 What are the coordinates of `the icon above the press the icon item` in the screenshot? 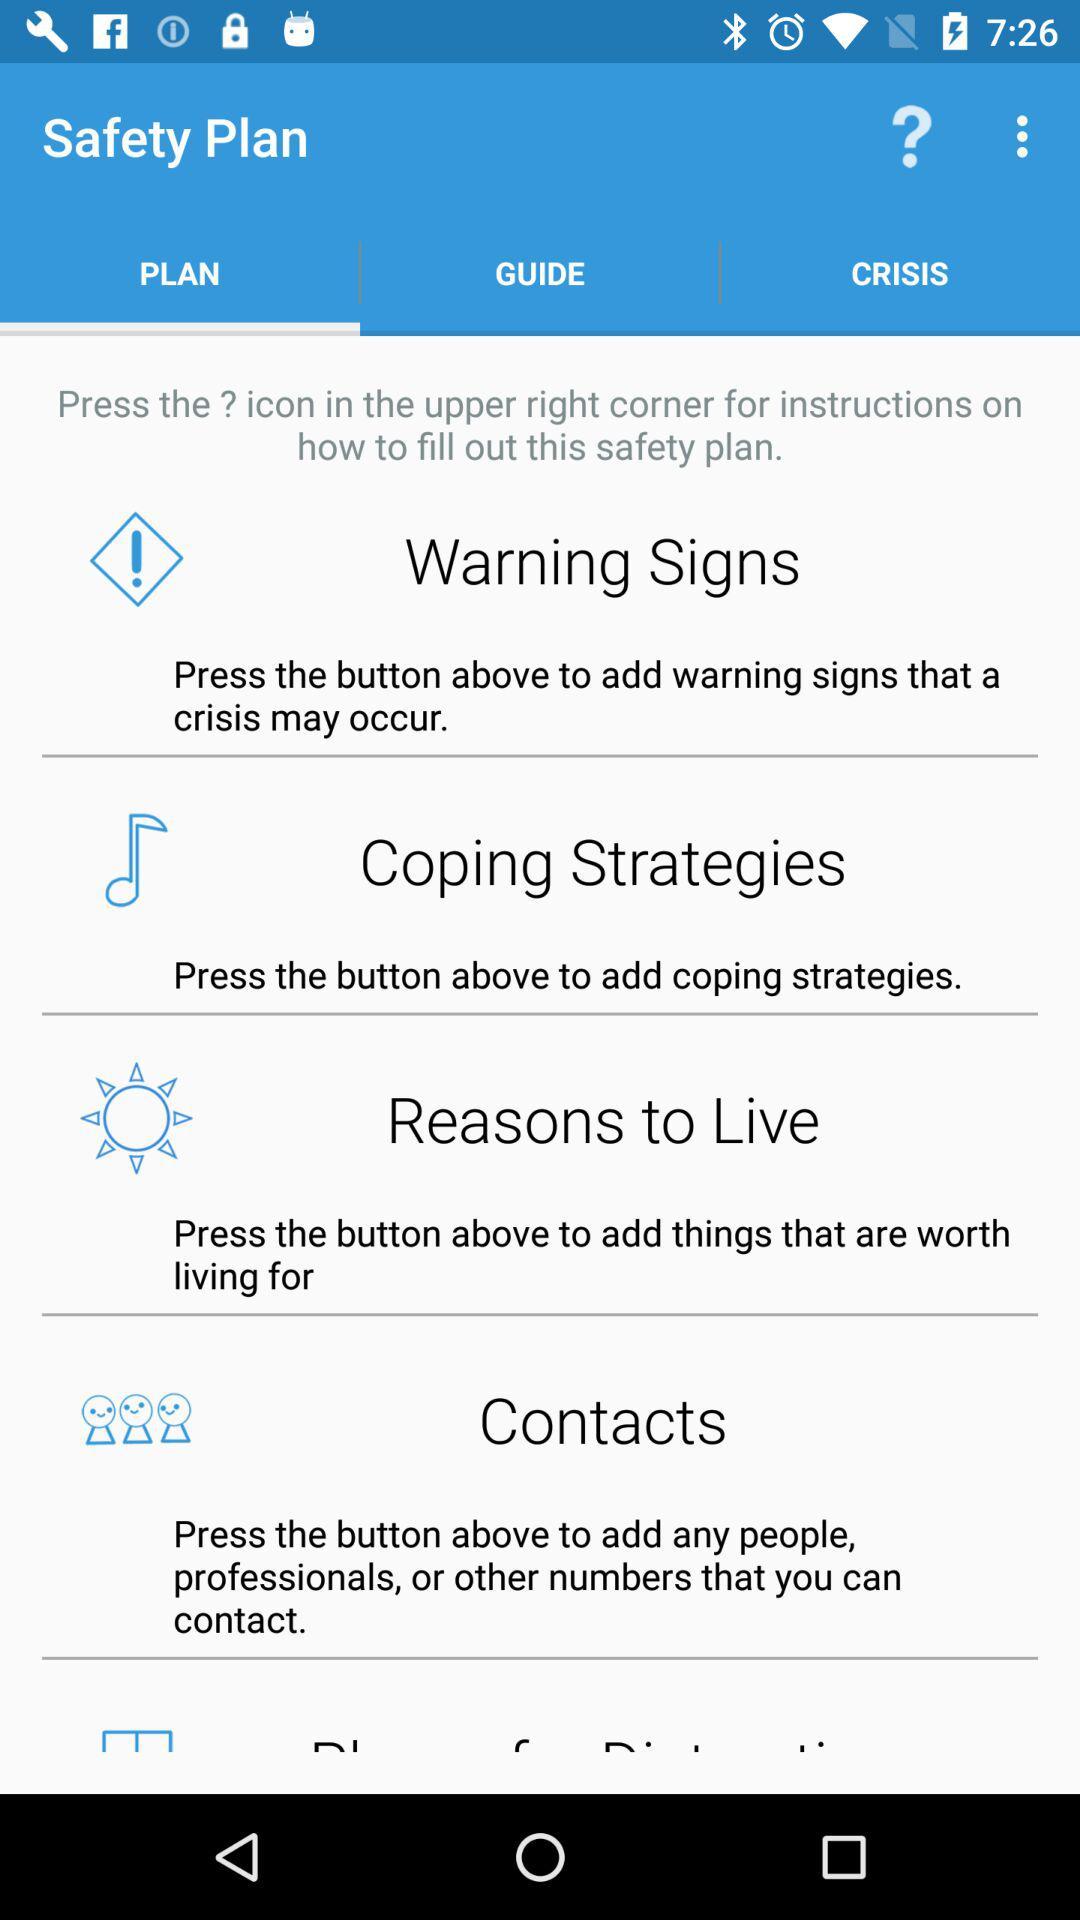 It's located at (540, 272).